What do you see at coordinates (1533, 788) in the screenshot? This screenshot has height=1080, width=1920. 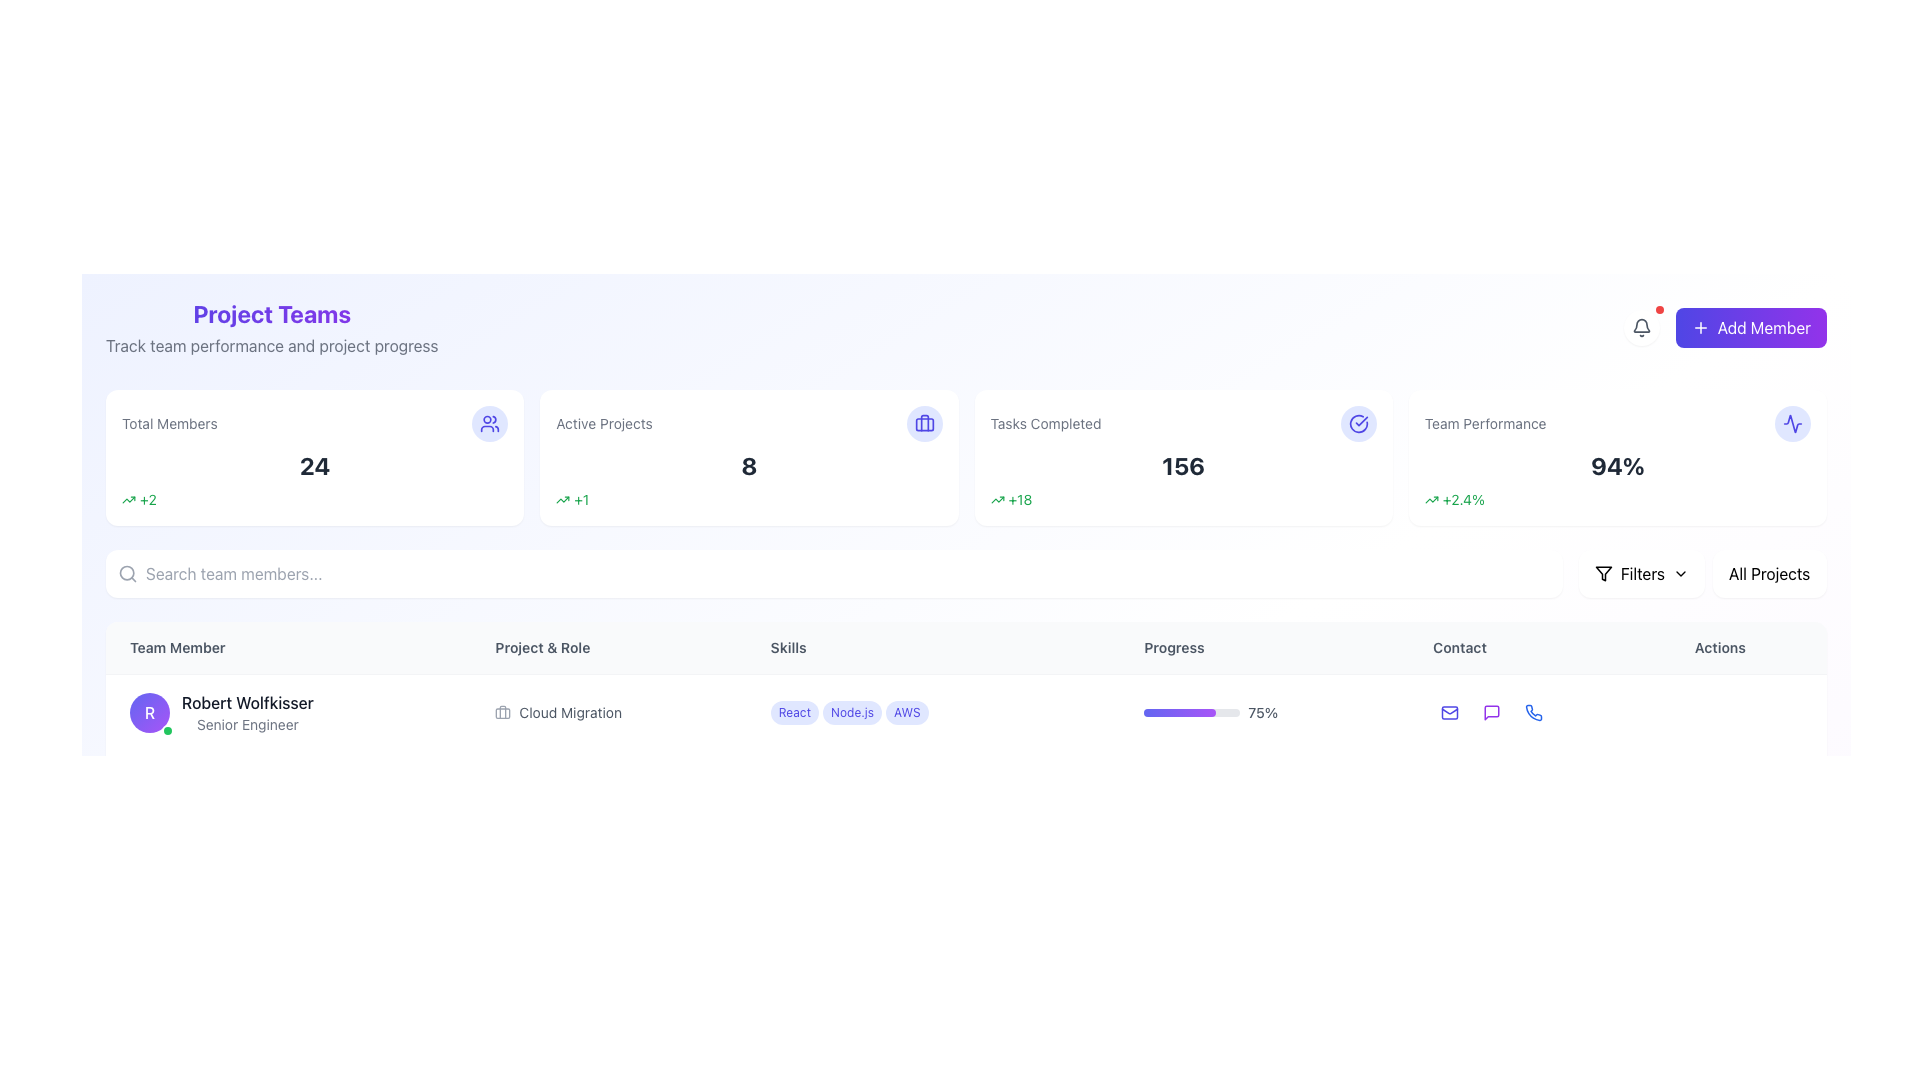 I see `the third interactive button in the contact column to initiate a phone call or access phone-related functionality` at bounding box center [1533, 788].